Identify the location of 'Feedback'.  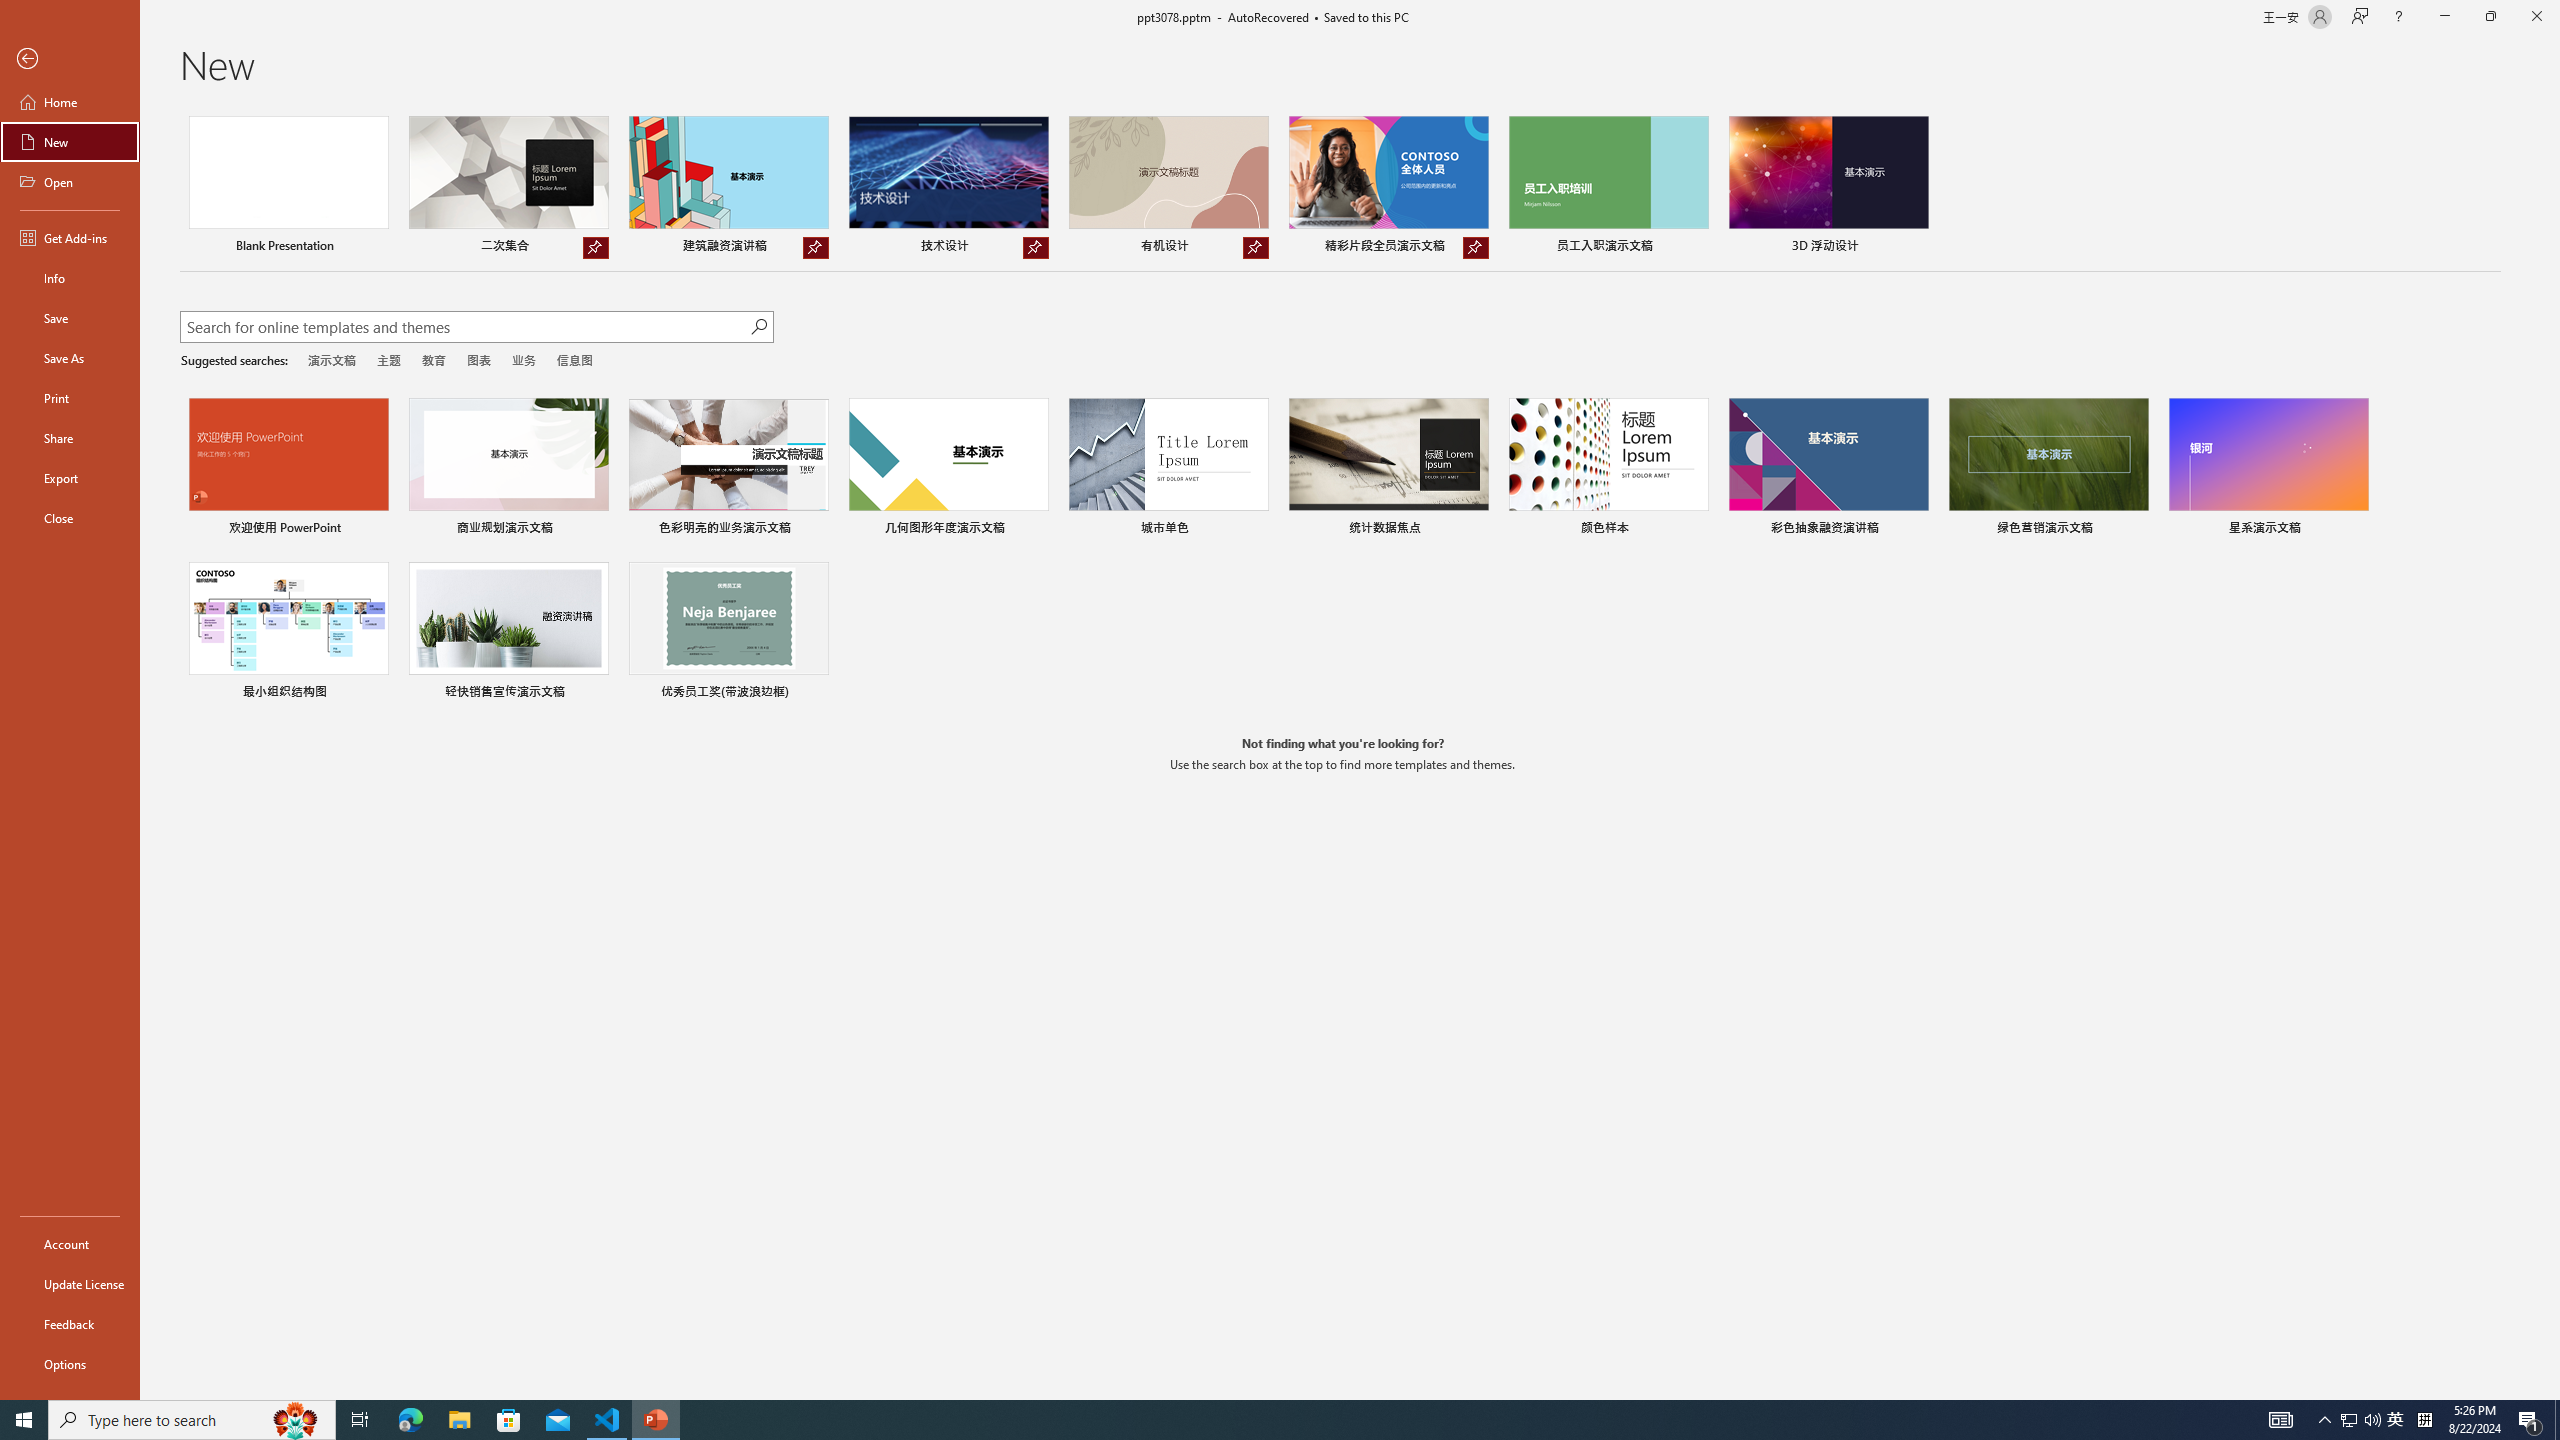
(69, 1324).